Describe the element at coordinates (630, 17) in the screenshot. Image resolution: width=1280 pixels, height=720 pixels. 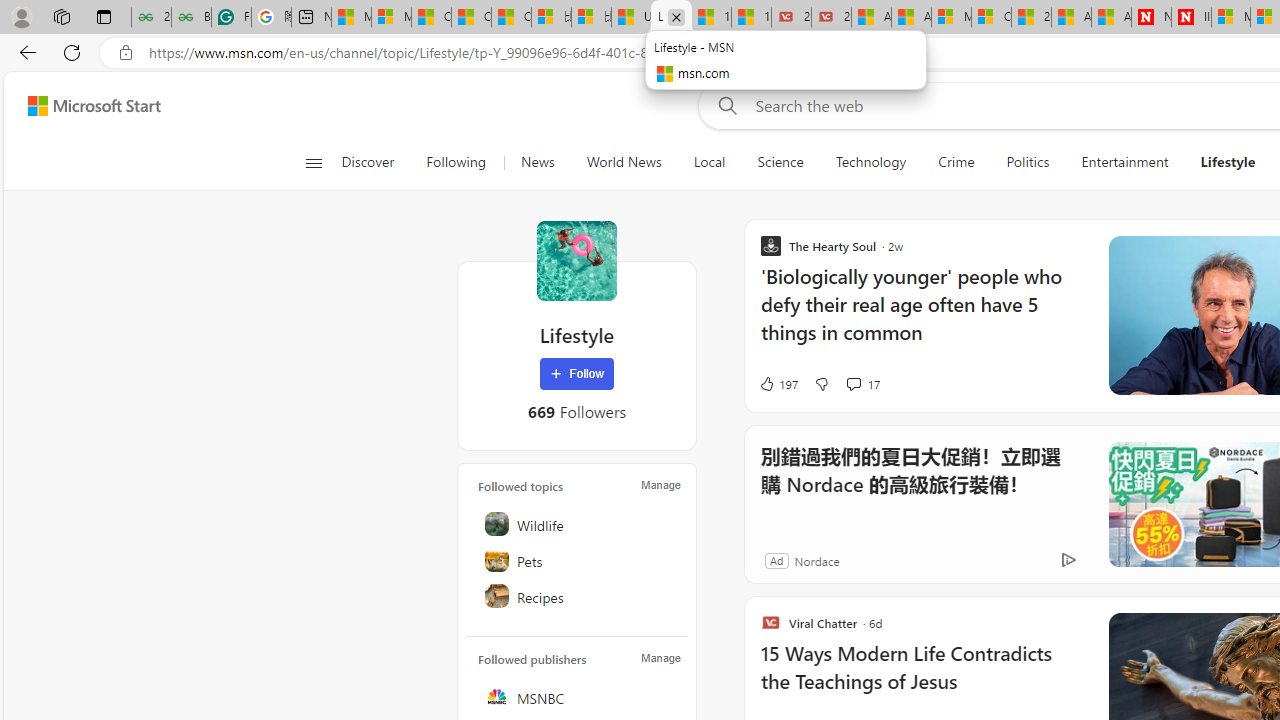
I see `'USA TODAY - MSN'` at that location.